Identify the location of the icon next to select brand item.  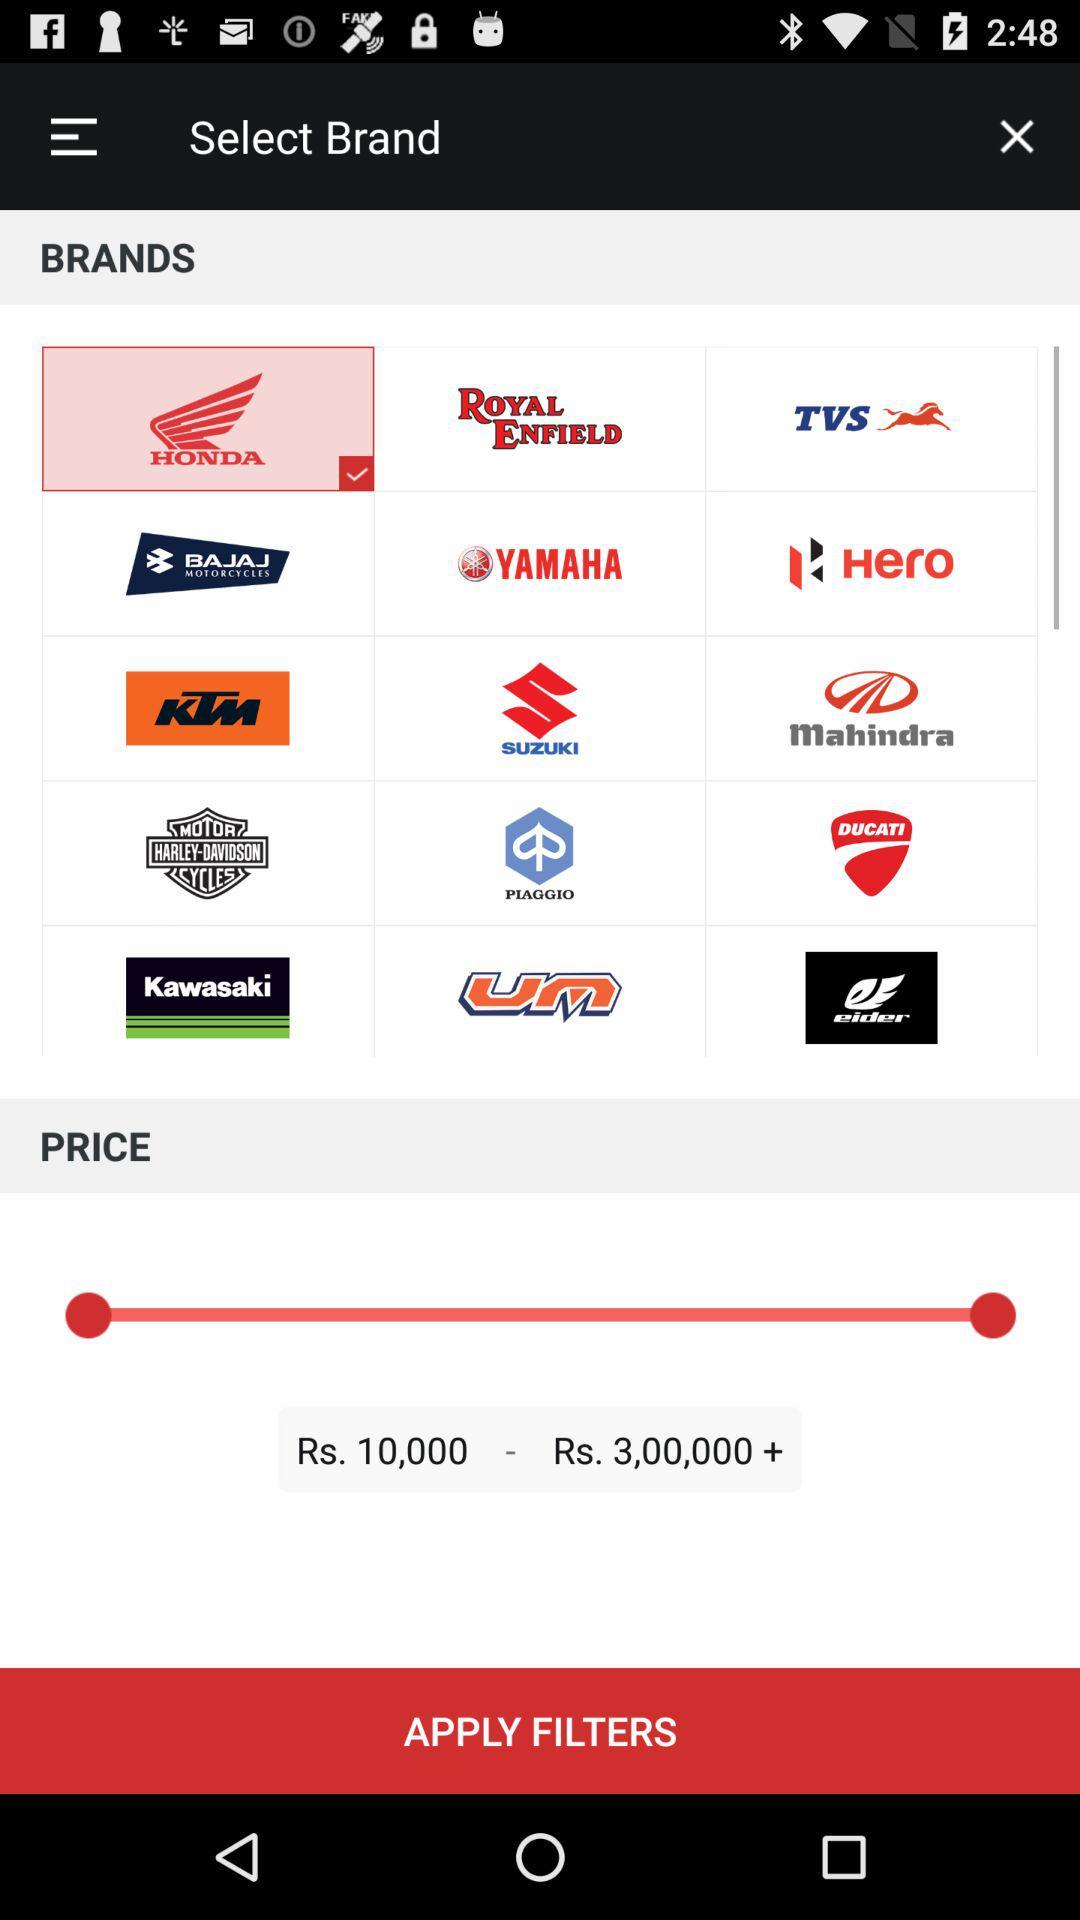
(72, 135).